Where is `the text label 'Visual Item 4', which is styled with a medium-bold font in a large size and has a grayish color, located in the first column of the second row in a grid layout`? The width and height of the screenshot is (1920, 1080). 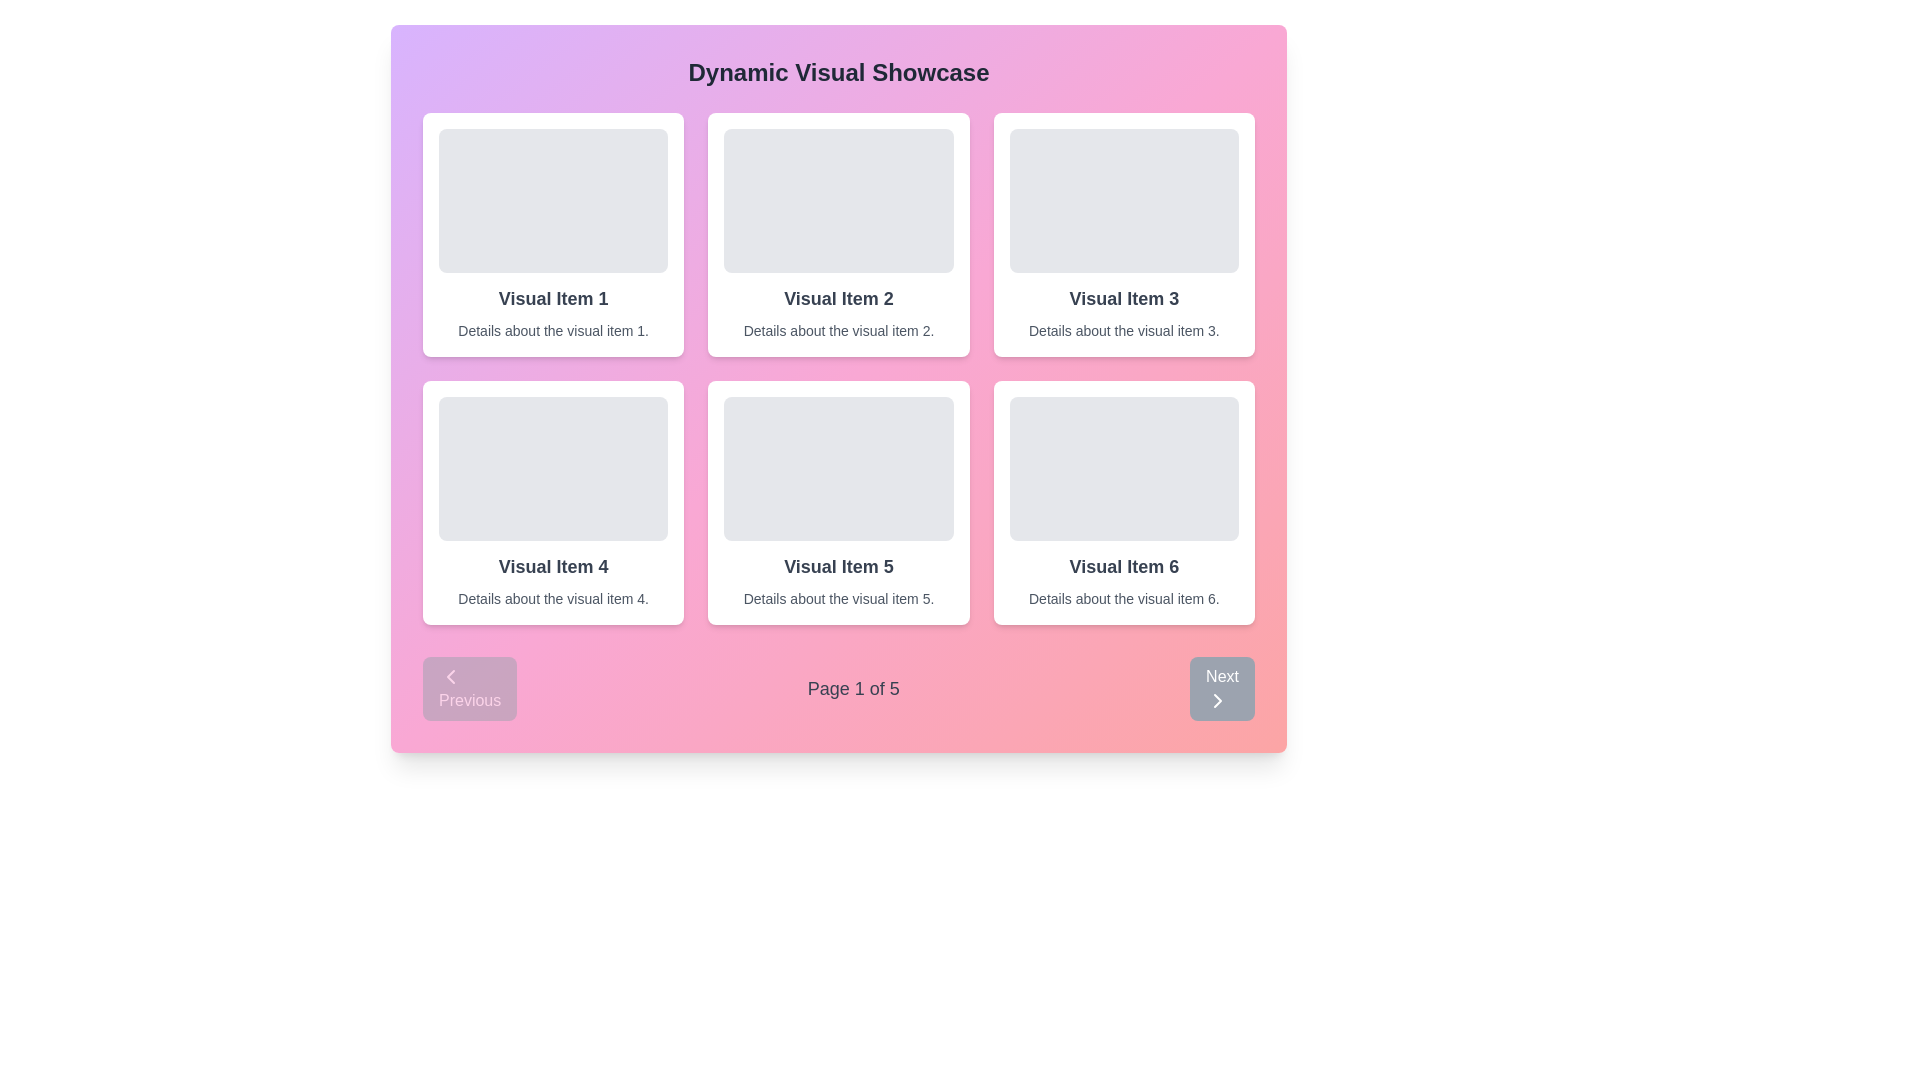 the text label 'Visual Item 4', which is styled with a medium-bold font in a large size and has a grayish color, located in the first column of the second row in a grid layout is located at coordinates (553, 567).